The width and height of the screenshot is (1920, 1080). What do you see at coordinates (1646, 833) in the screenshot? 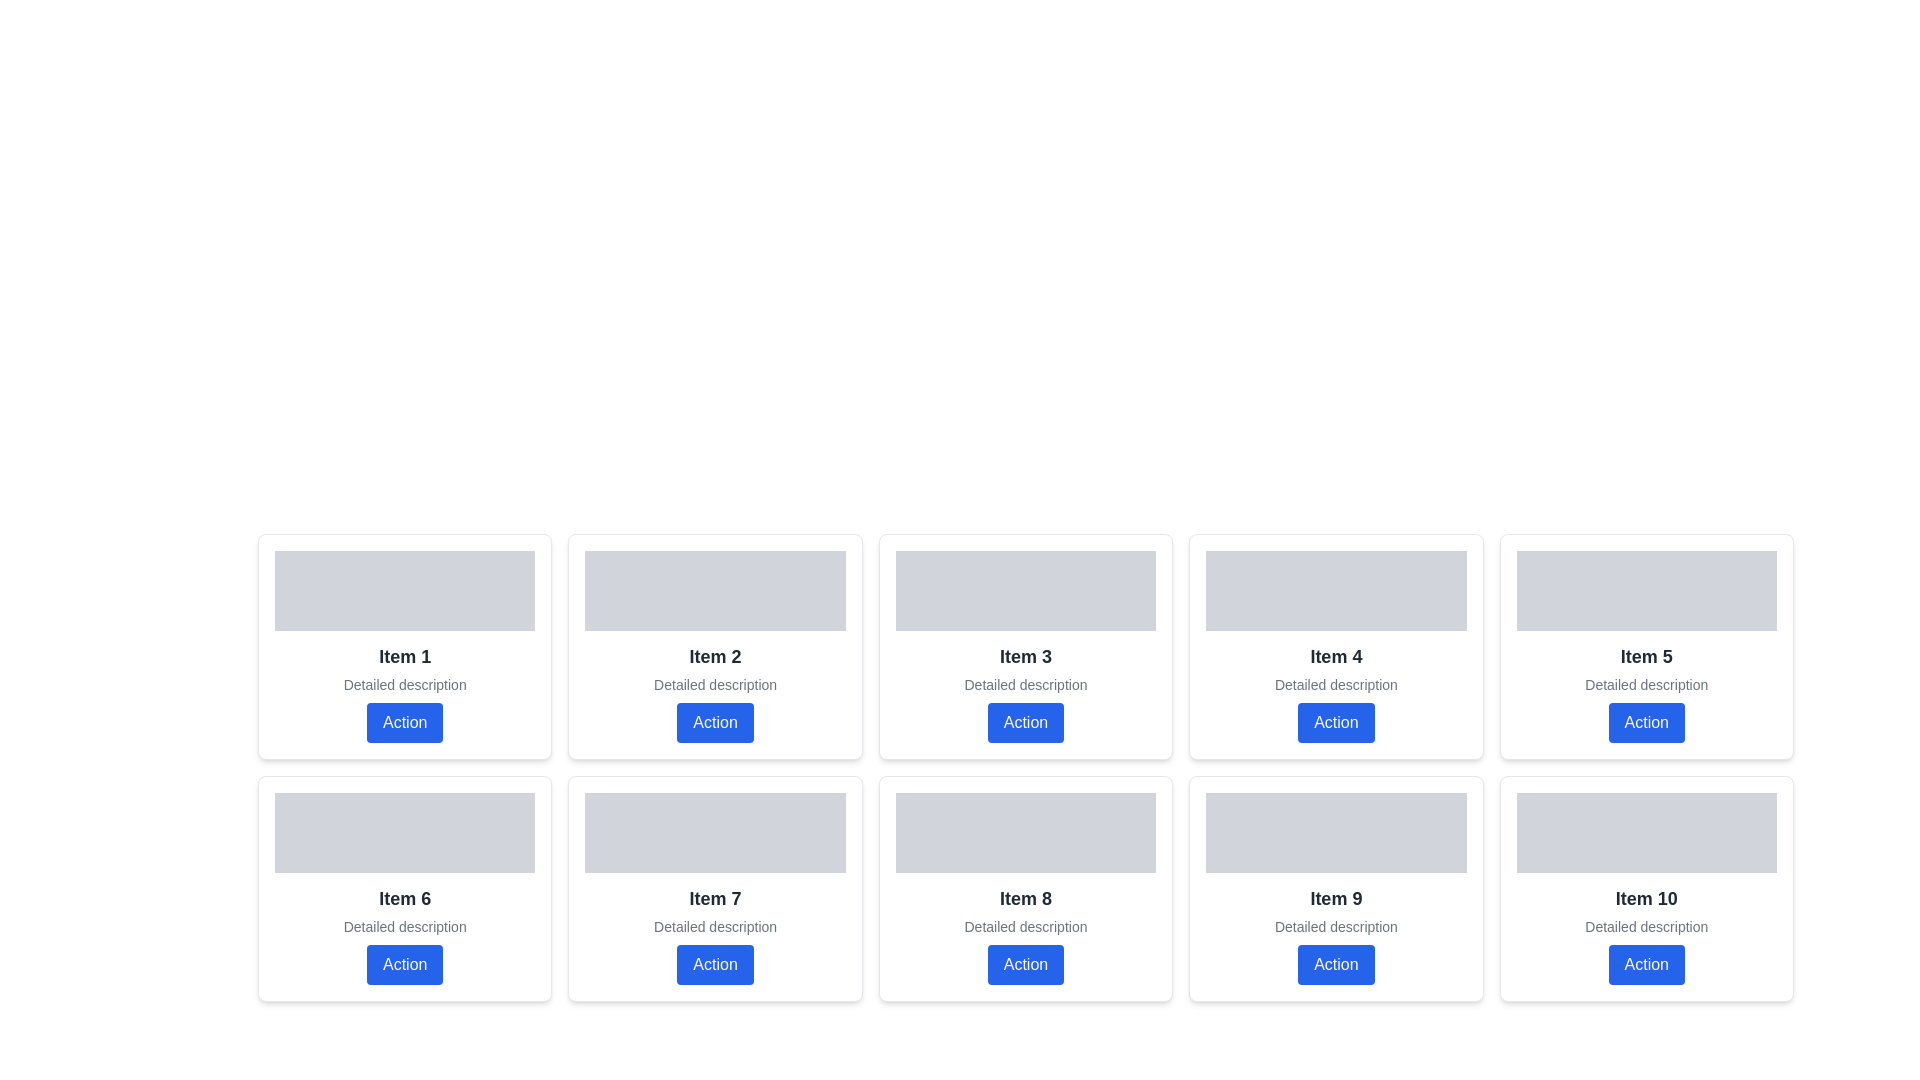
I see `the placeholder or display area at the top of the card labeled 'Item 10' to interact with its visual or content representation` at bounding box center [1646, 833].